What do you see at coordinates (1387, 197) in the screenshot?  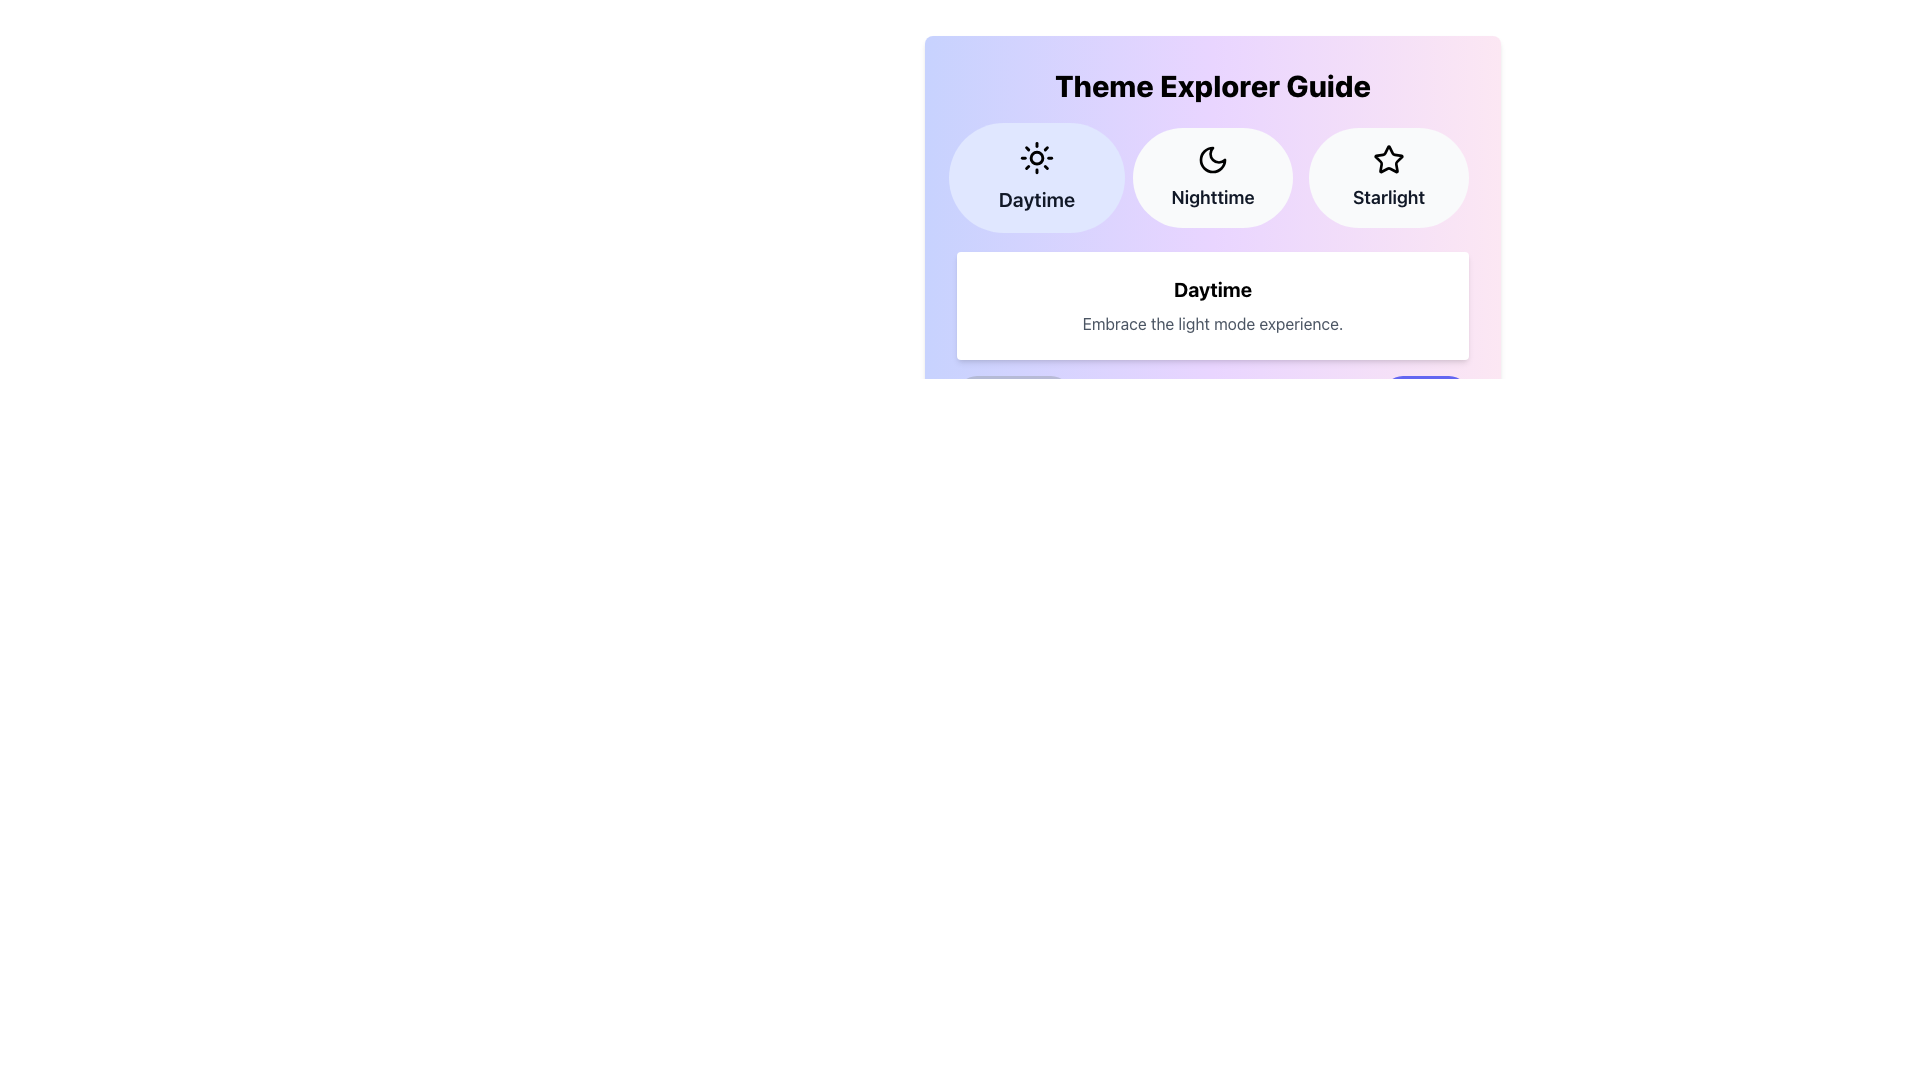 I see `text displayed in the Static Text Label labeled 'Starlight', which is in bold, large-sized letters, dark gray in color, and located beneath a star icon within a rounded rectangle` at bounding box center [1387, 197].